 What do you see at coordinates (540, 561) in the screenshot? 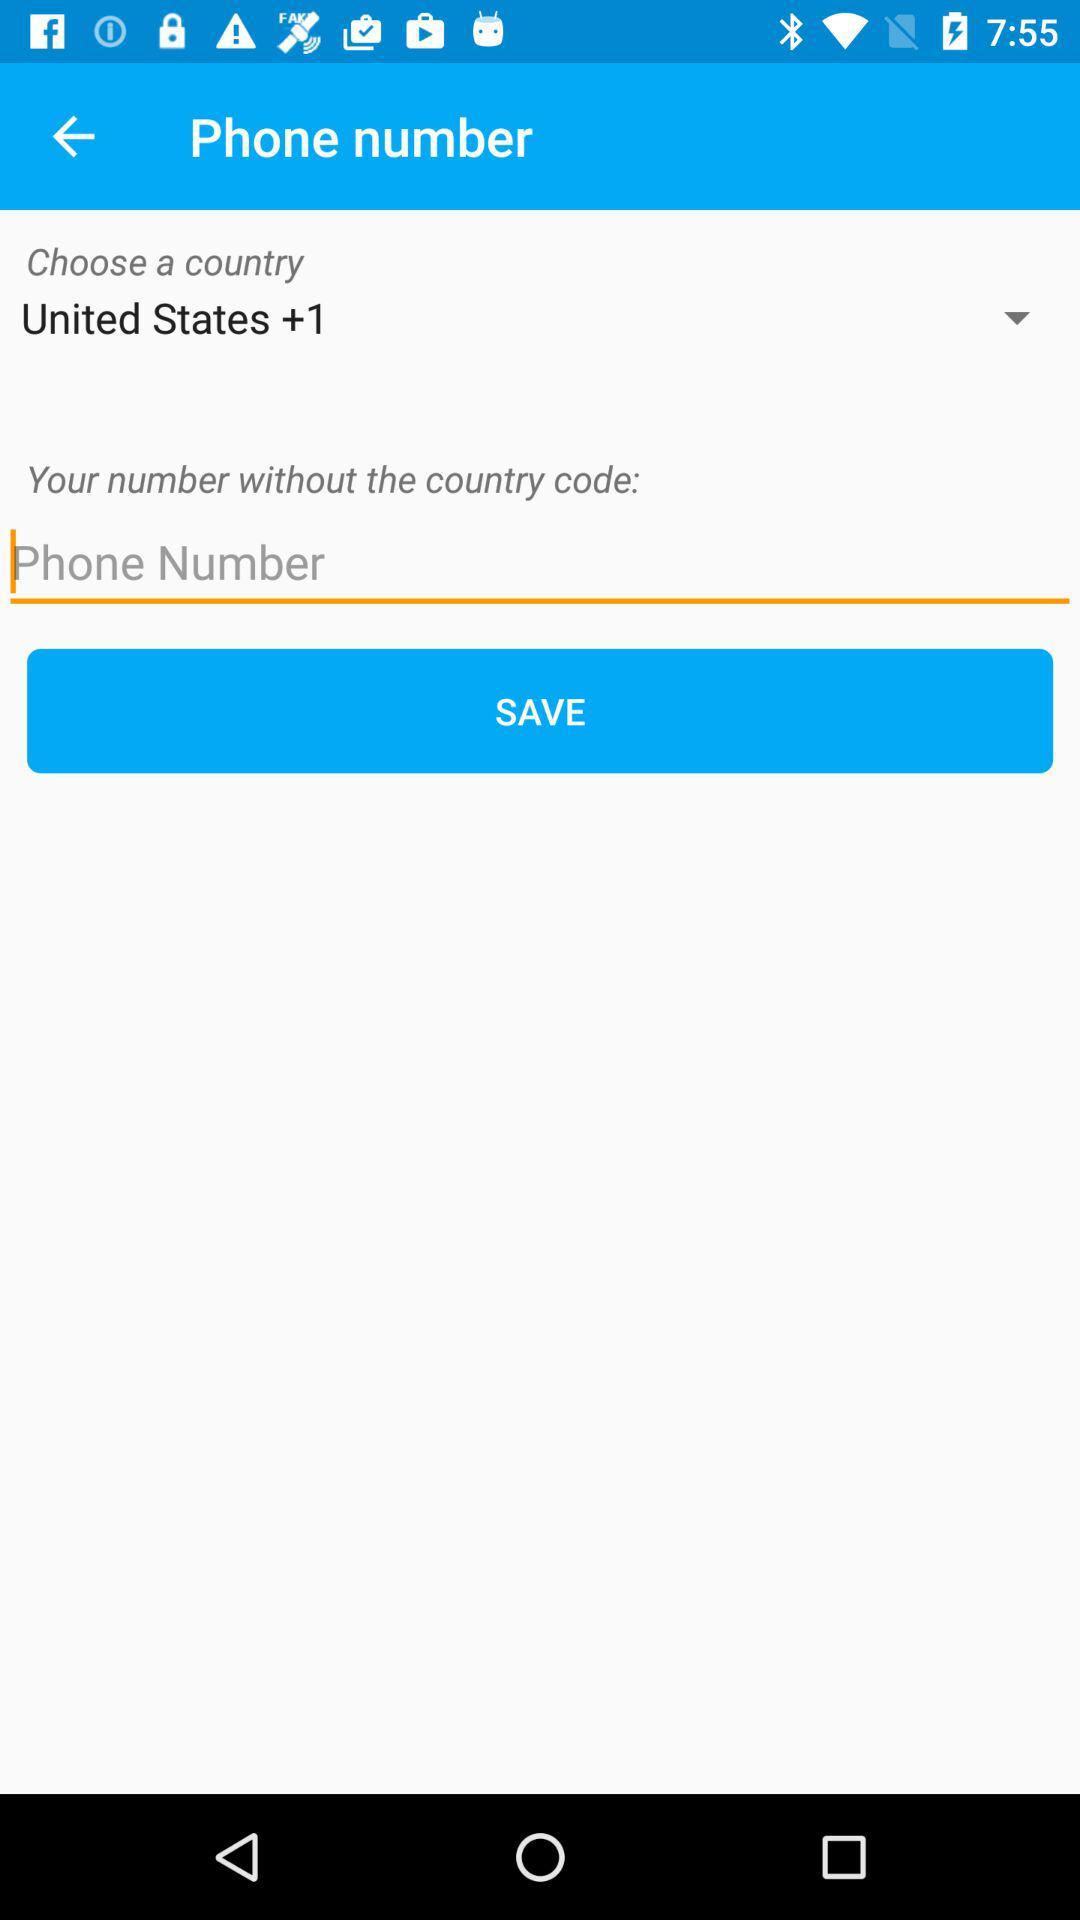
I see `typing option` at bounding box center [540, 561].